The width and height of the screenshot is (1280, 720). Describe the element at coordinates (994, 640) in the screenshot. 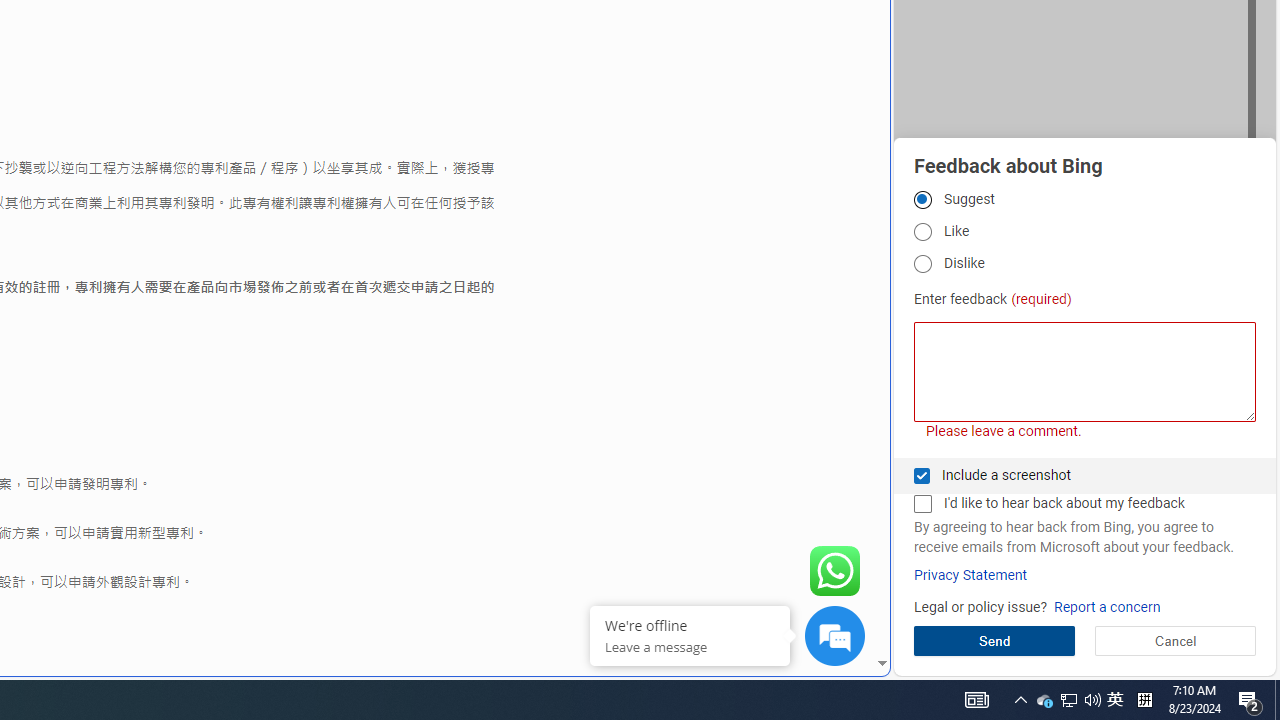

I see `'Send'` at that location.